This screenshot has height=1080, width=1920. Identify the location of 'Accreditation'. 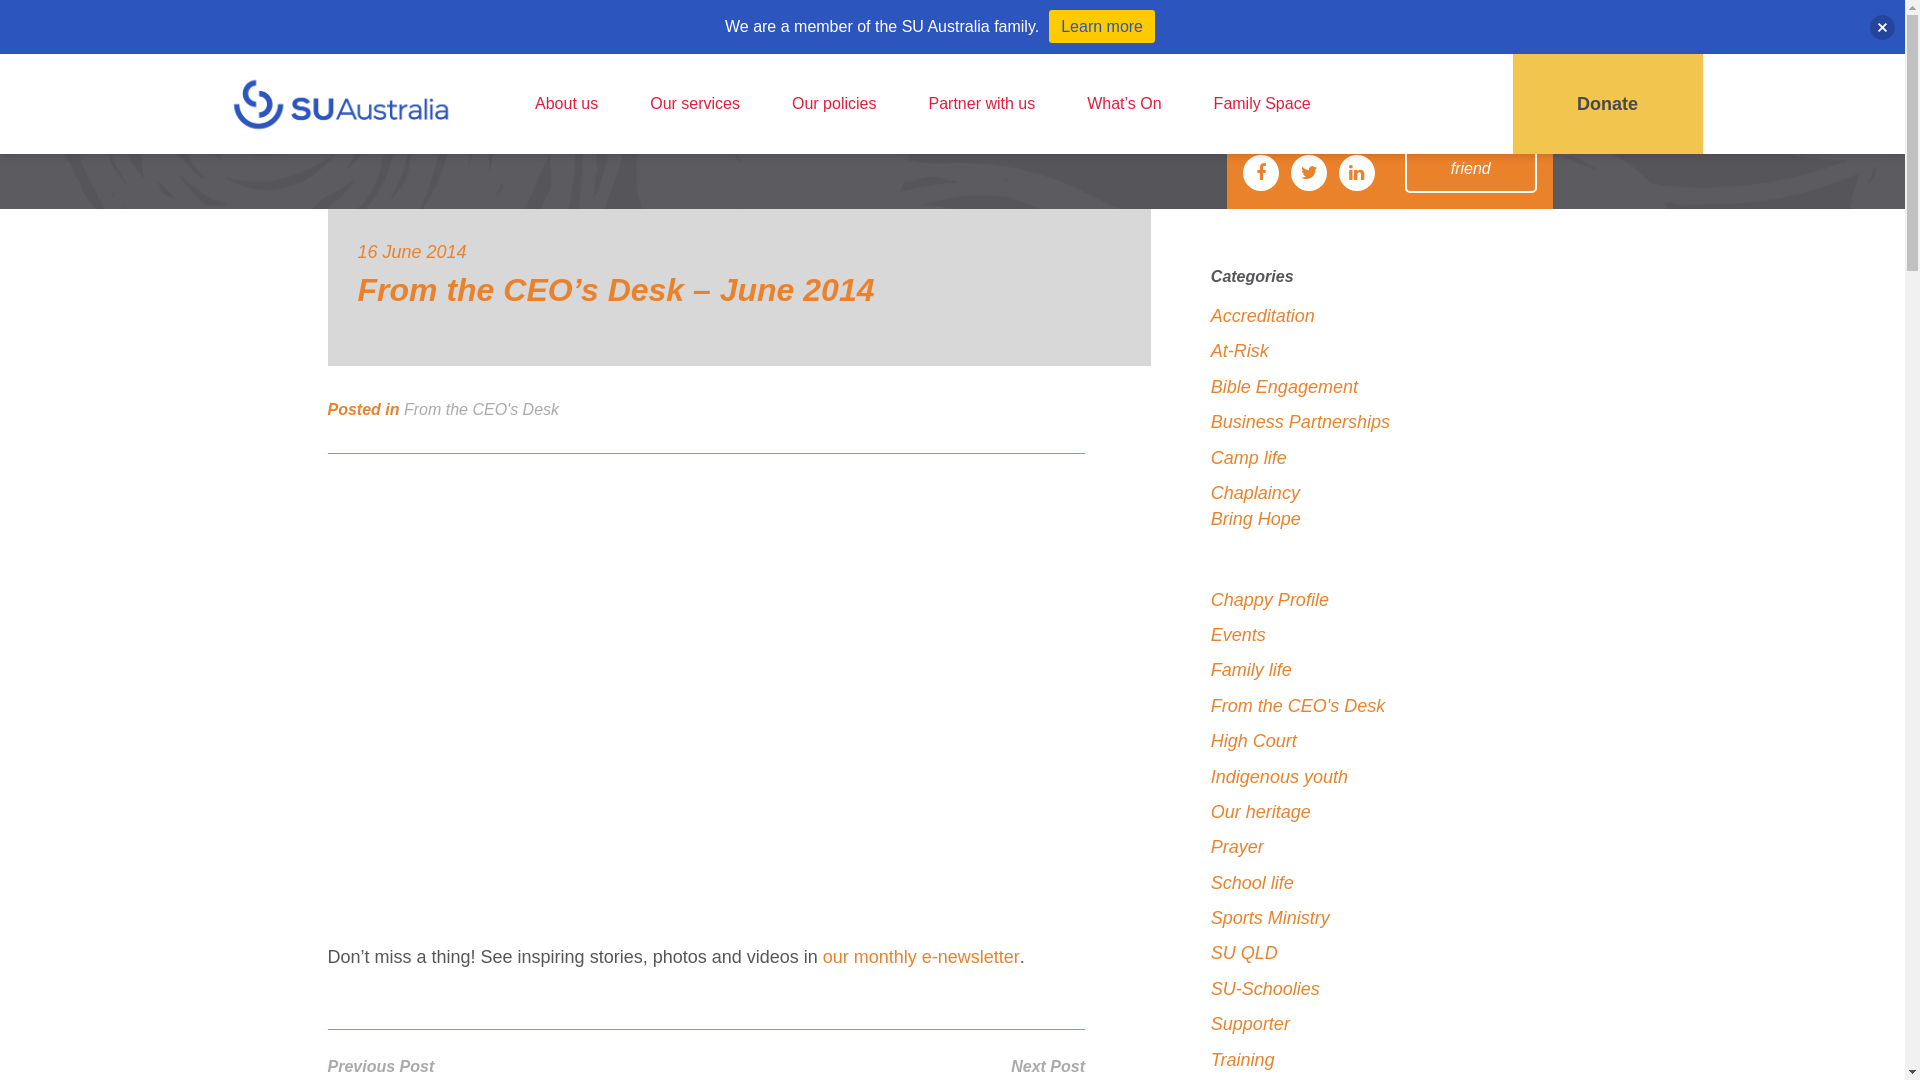
(1209, 315).